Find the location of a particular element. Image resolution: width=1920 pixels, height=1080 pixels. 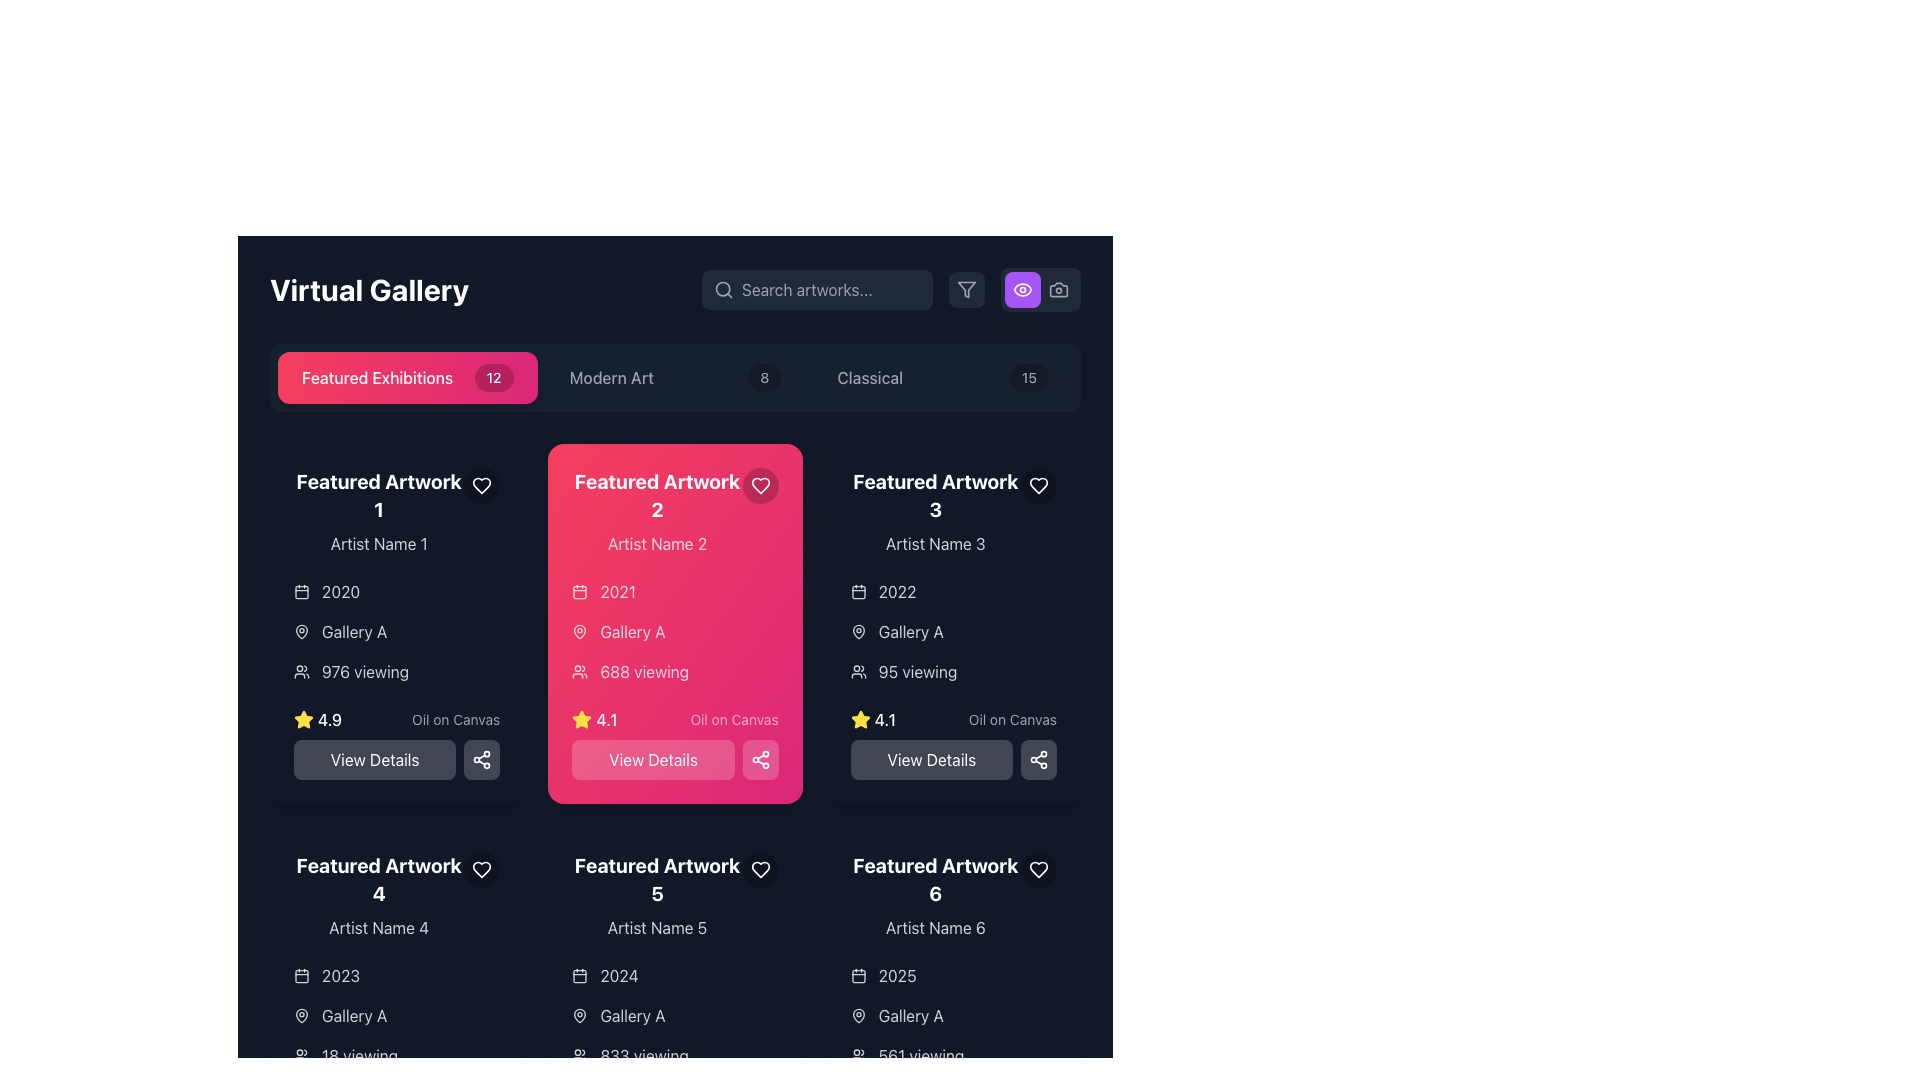

the small group of people icon located next to the text '561 viewing' in the lower section of the panel for 'Featured Artwork 6' is located at coordinates (858, 1055).